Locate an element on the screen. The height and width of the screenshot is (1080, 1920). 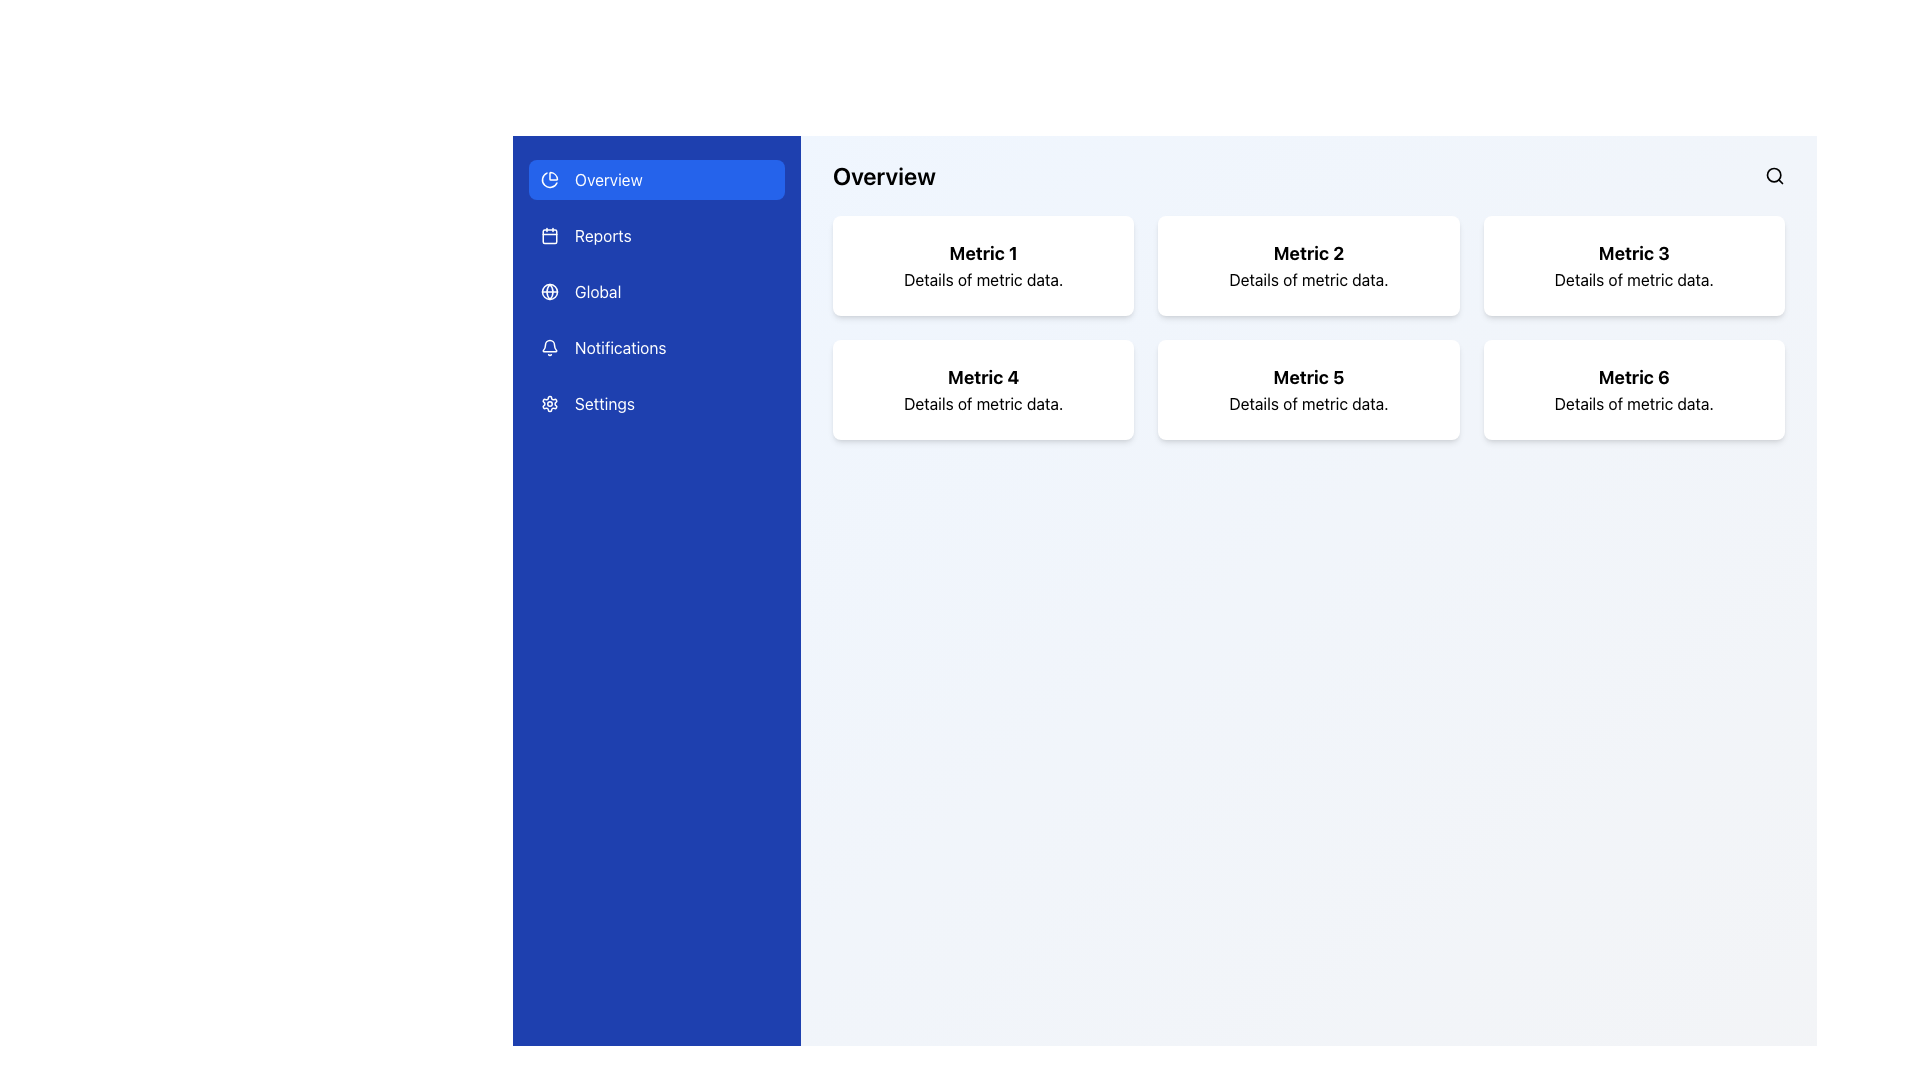
the text label reading 'Details of metric data.' located immediately below the heading 'Metric 6' in the bottom-right card of the grid layout is located at coordinates (1634, 404).